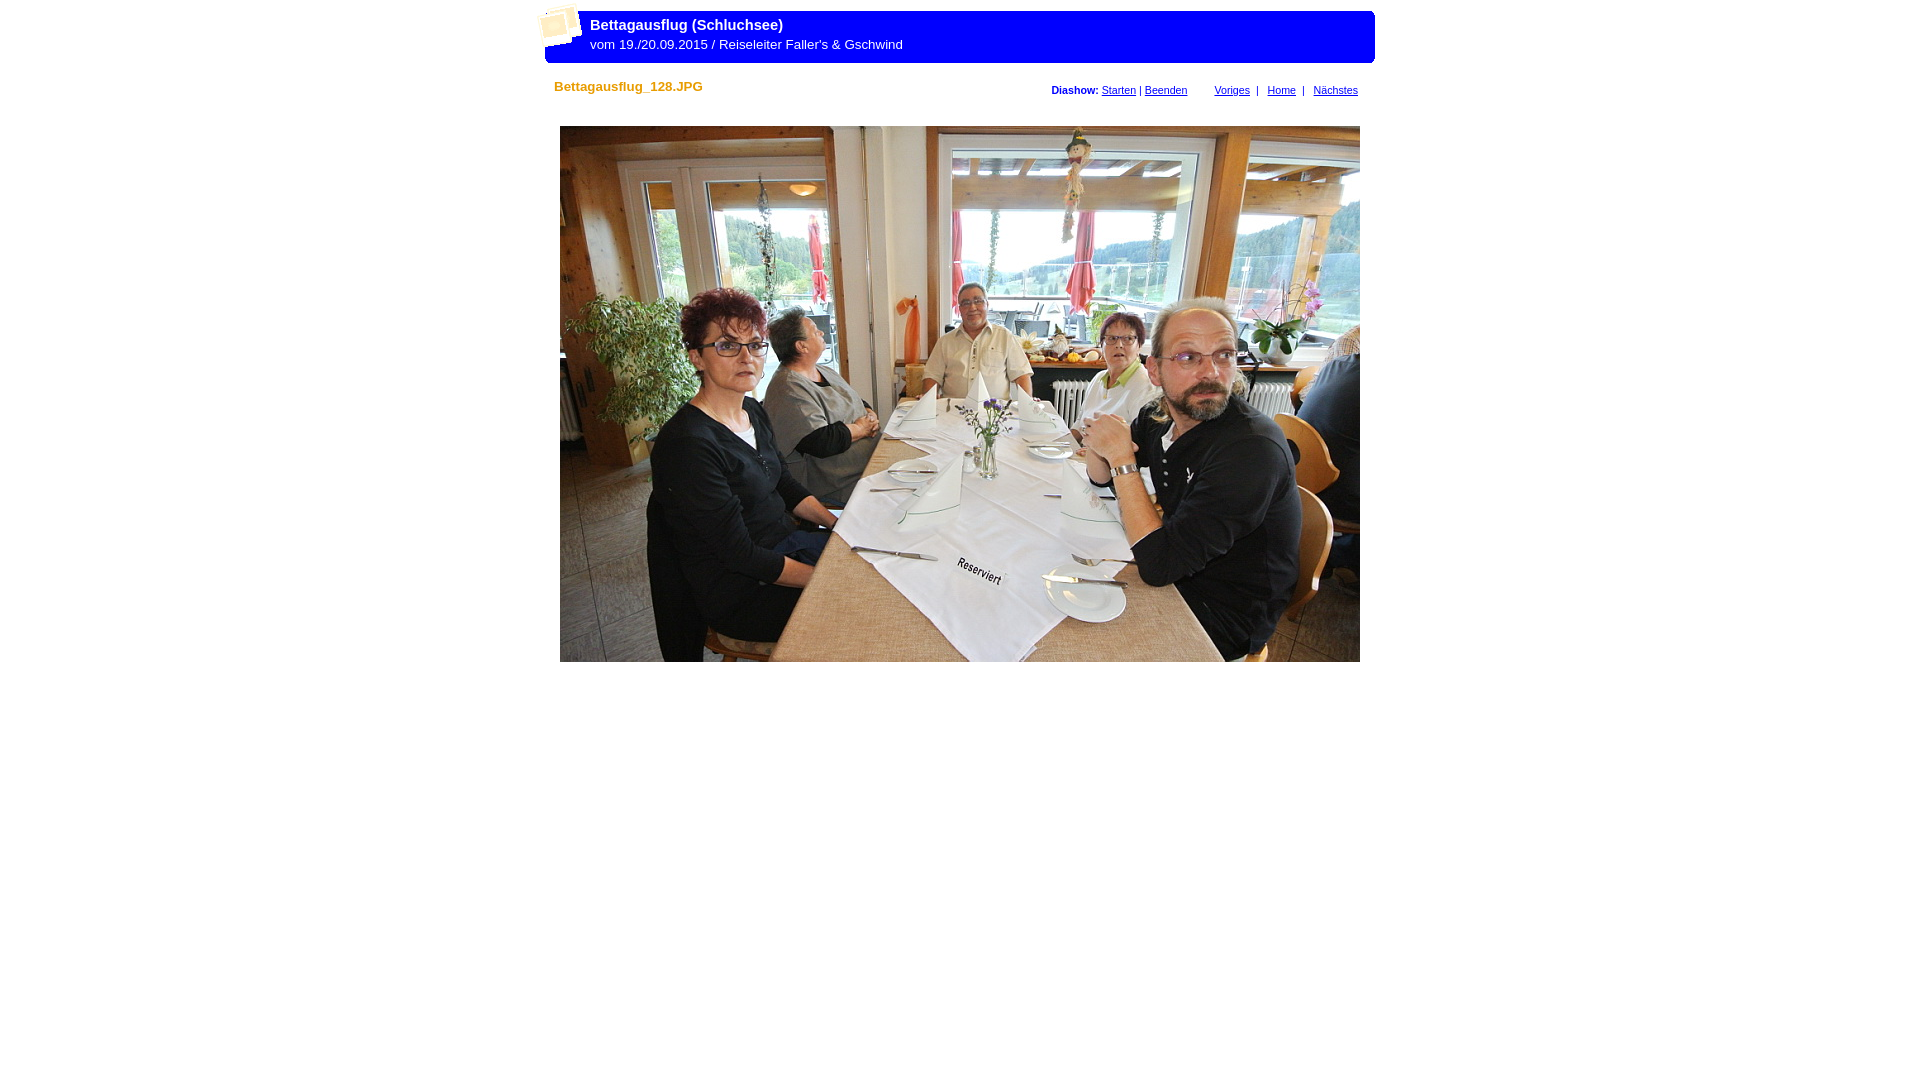  I want to click on 'Voriges', so click(1231, 88).